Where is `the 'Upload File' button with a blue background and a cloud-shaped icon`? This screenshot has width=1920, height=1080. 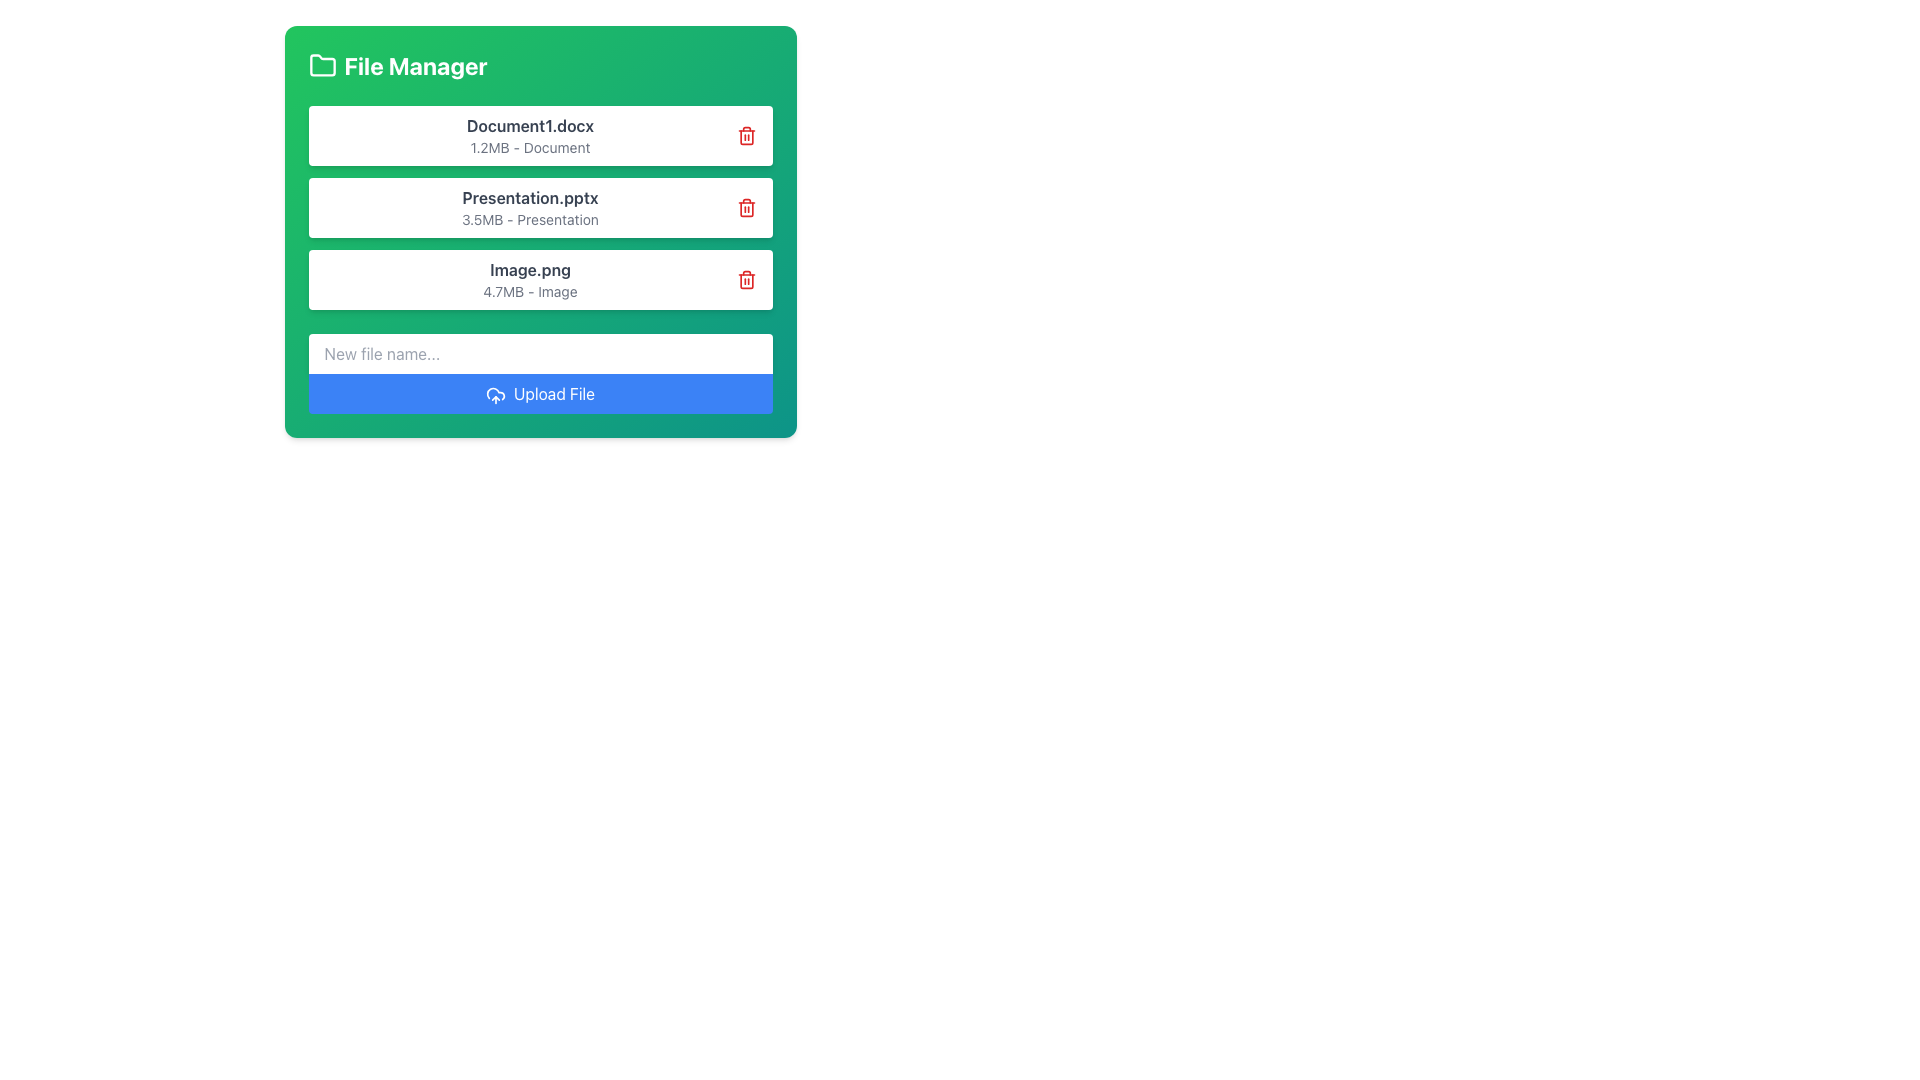 the 'Upload File' button with a blue background and a cloud-shaped icon is located at coordinates (540, 393).